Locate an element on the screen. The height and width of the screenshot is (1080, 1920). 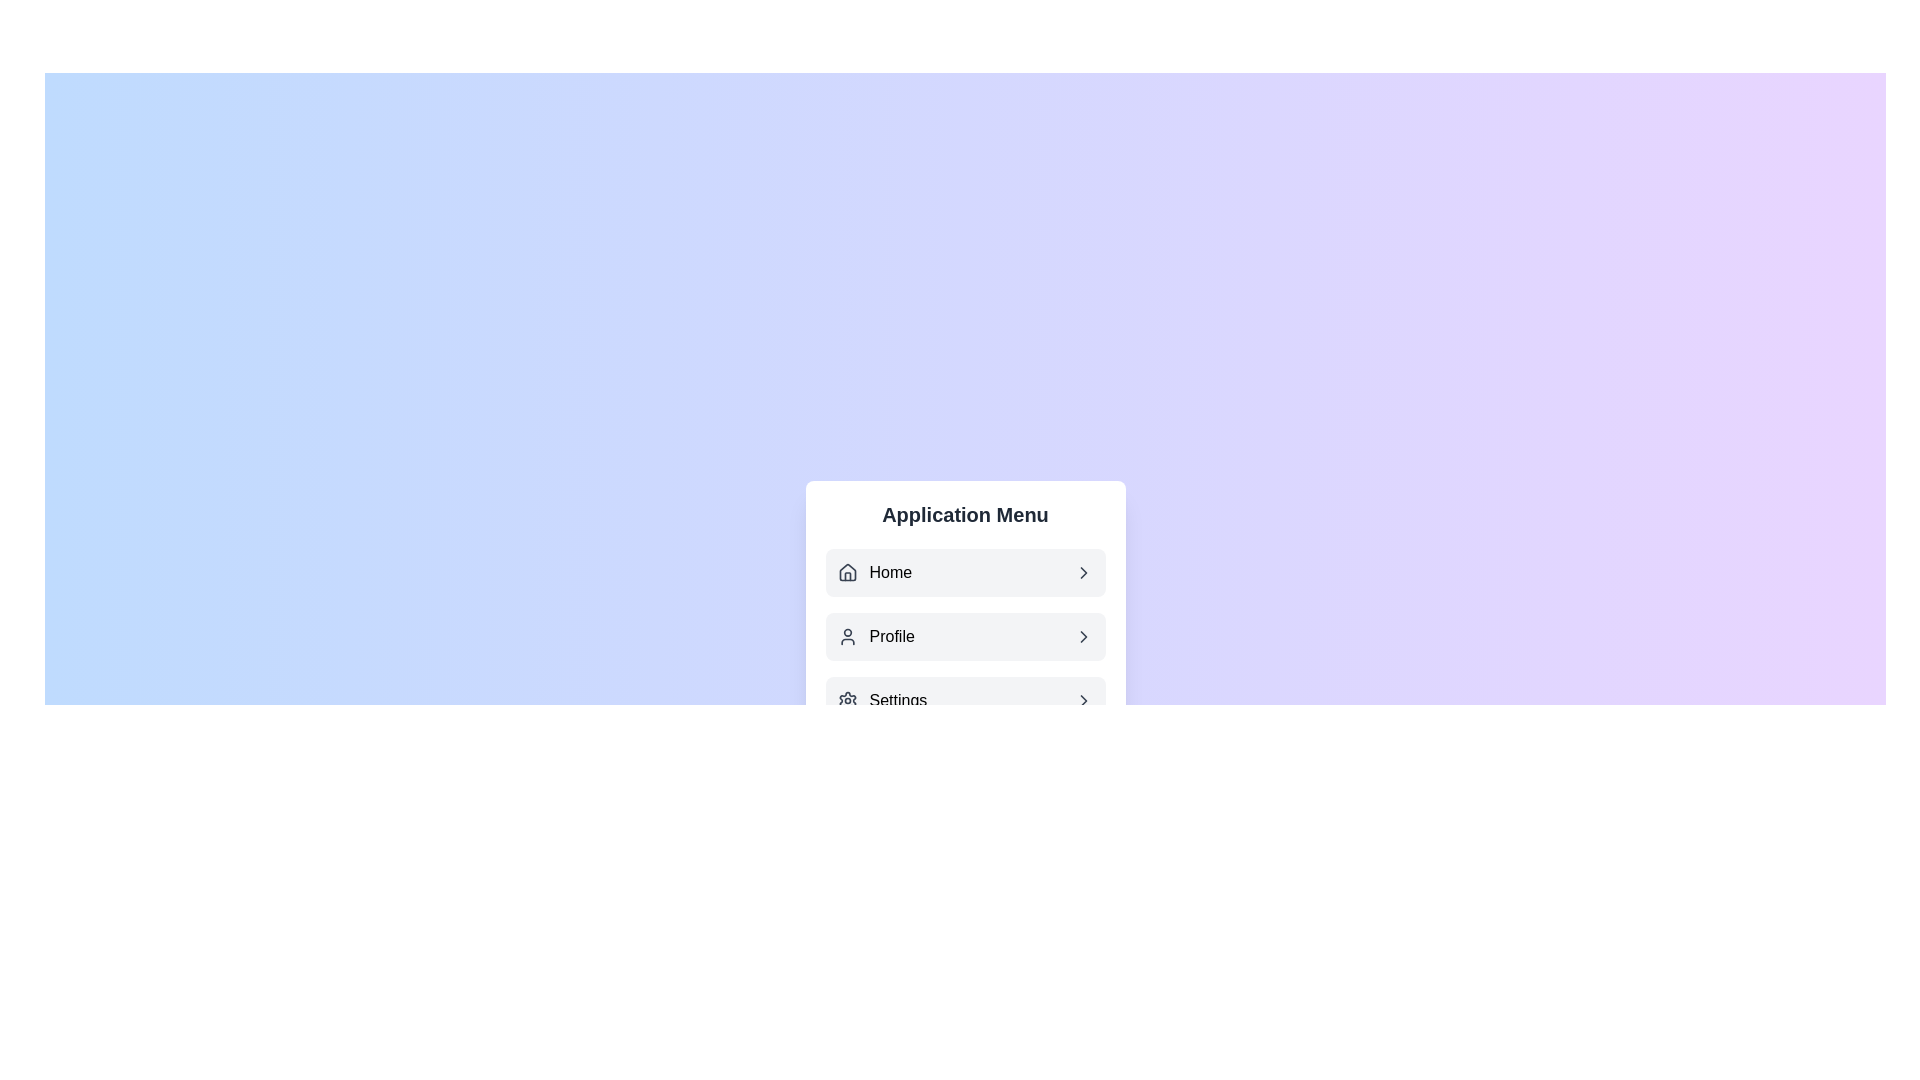
the 'Home' navigation link, which features a house icon and is the first item in the vertical menu is located at coordinates (874, 573).